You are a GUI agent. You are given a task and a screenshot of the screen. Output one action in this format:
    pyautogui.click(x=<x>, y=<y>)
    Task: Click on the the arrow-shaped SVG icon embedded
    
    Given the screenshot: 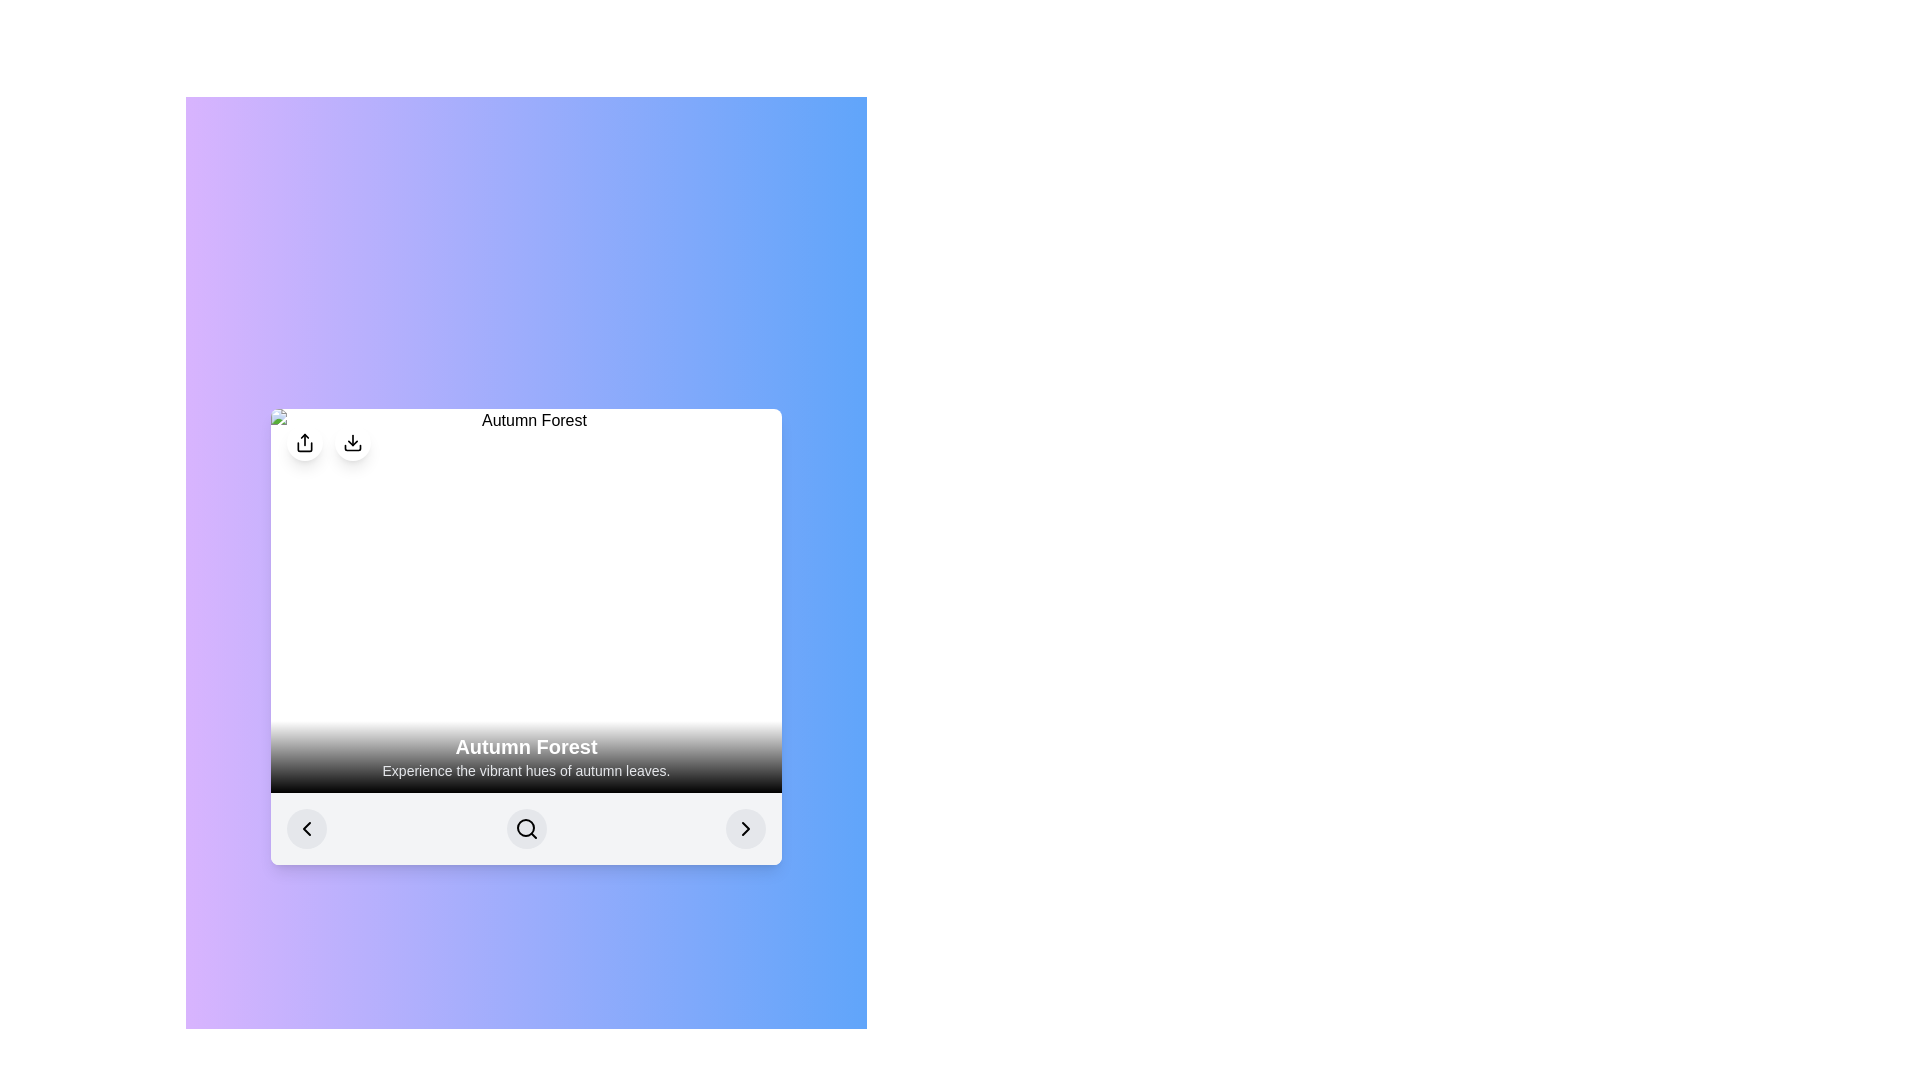 What is the action you would take?
    pyautogui.click(x=744, y=829)
    